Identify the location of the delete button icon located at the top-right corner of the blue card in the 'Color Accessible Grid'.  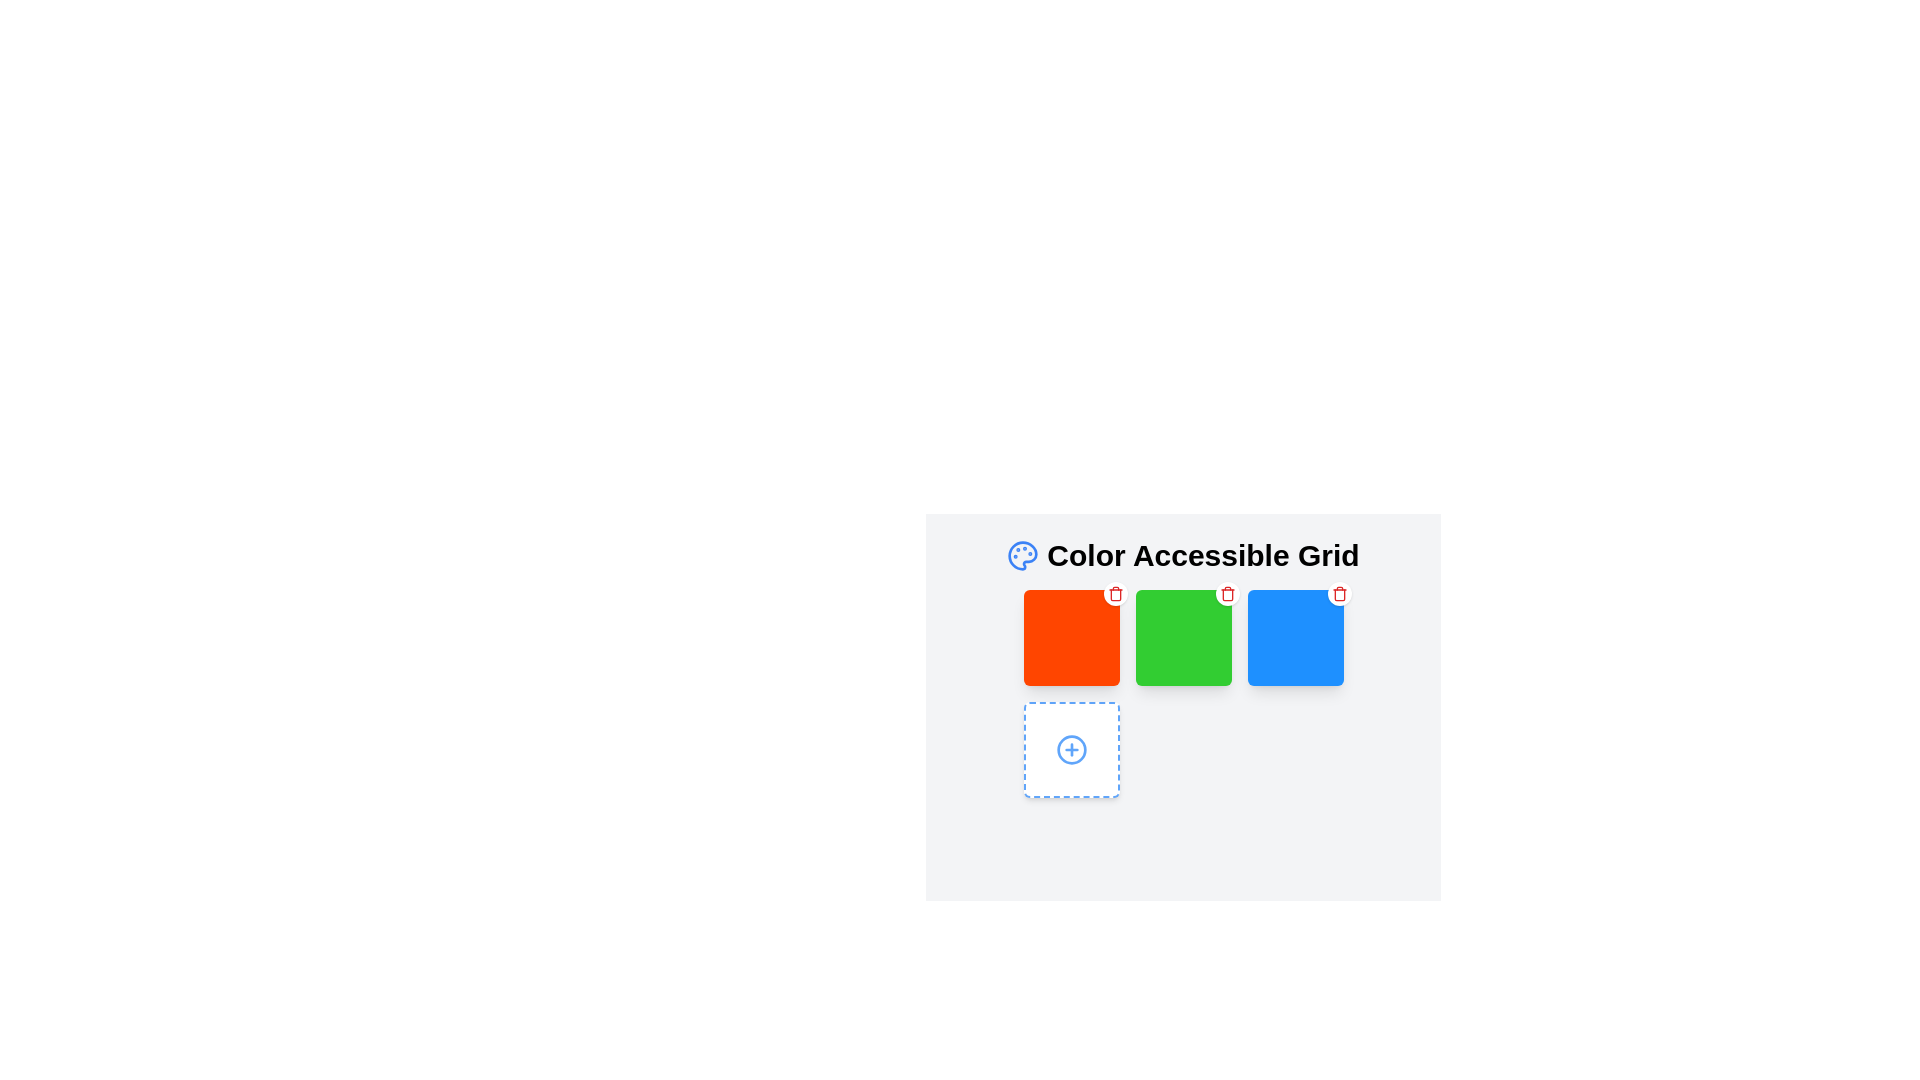
(1339, 593).